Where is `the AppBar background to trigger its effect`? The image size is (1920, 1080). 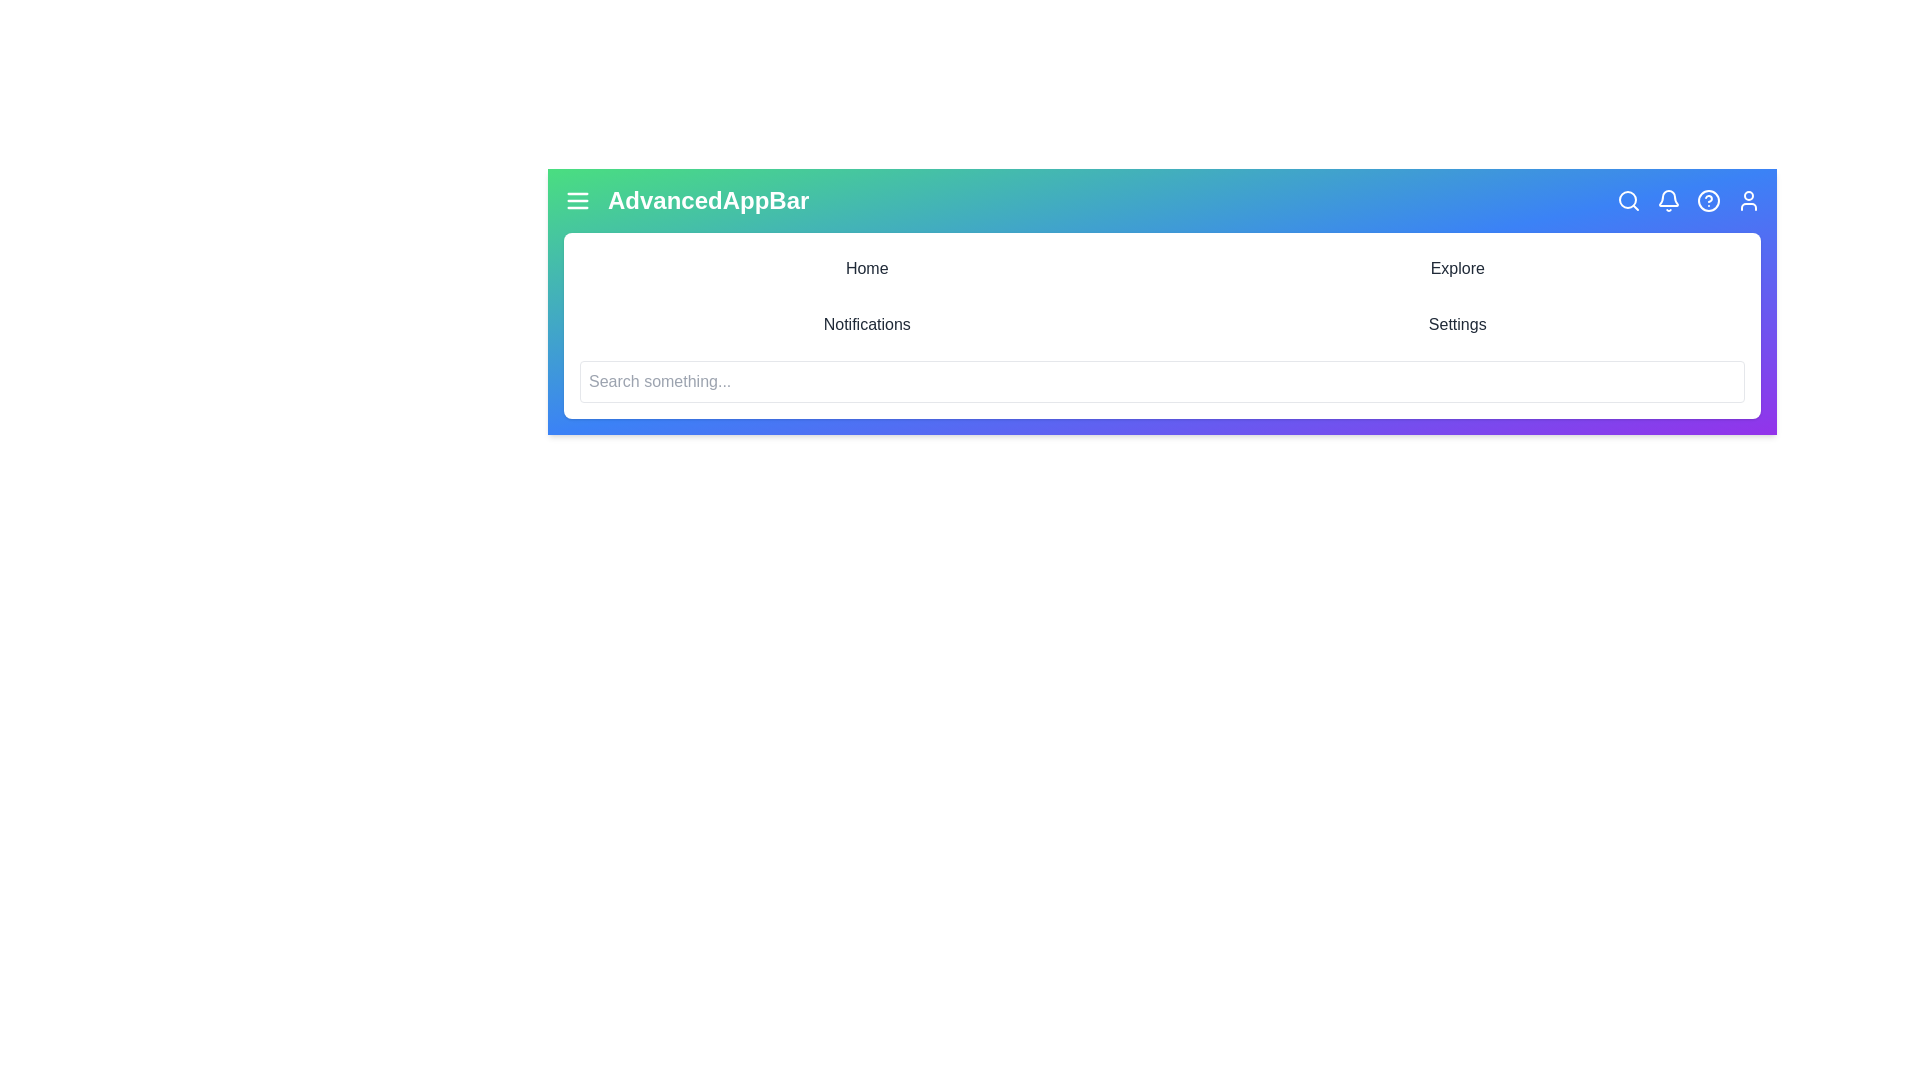 the AppBar background to trigger its effect is located at coordinates (1162, 301).